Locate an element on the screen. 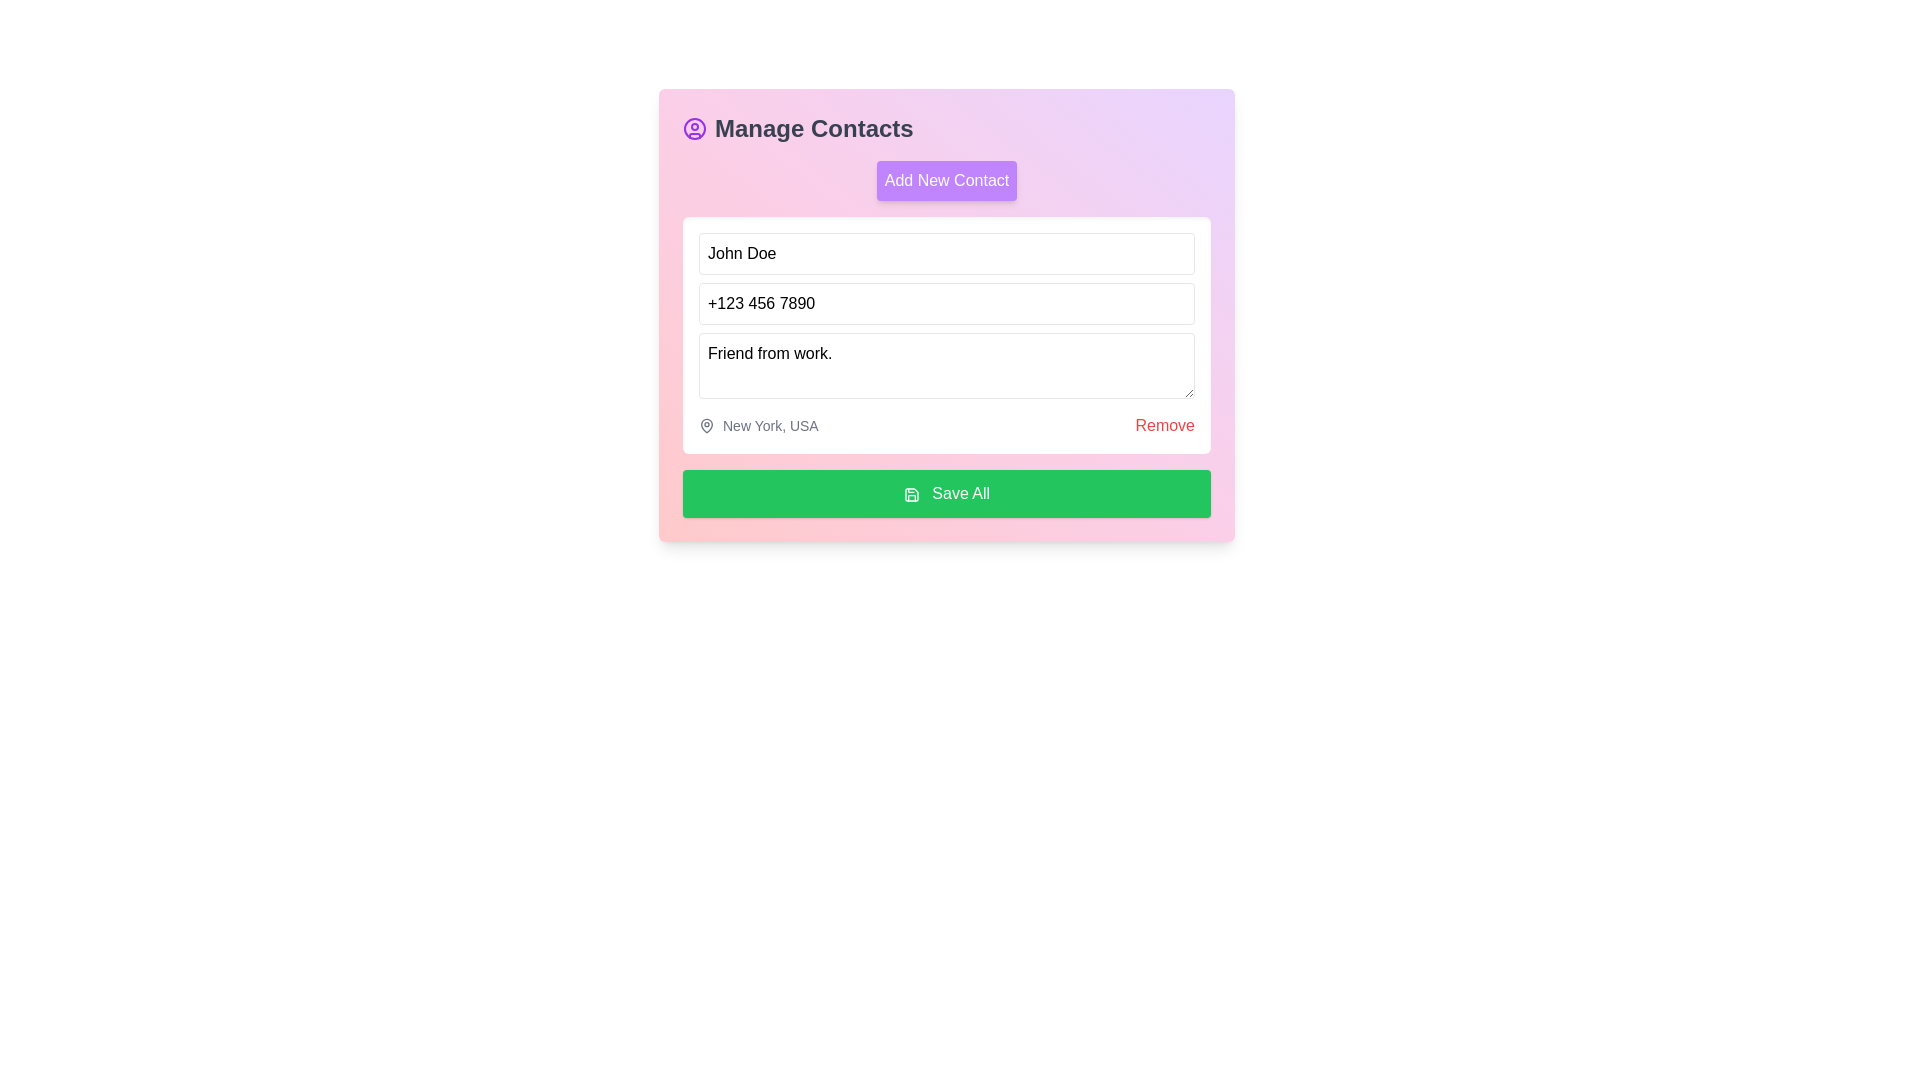 The width and height of the screenshot is (1920, 1080). the location pin icon that represents a geographical location, positioned to the left of the text 'New York, USA', near the bottom of the form interface is located at coordinates (706, 424).